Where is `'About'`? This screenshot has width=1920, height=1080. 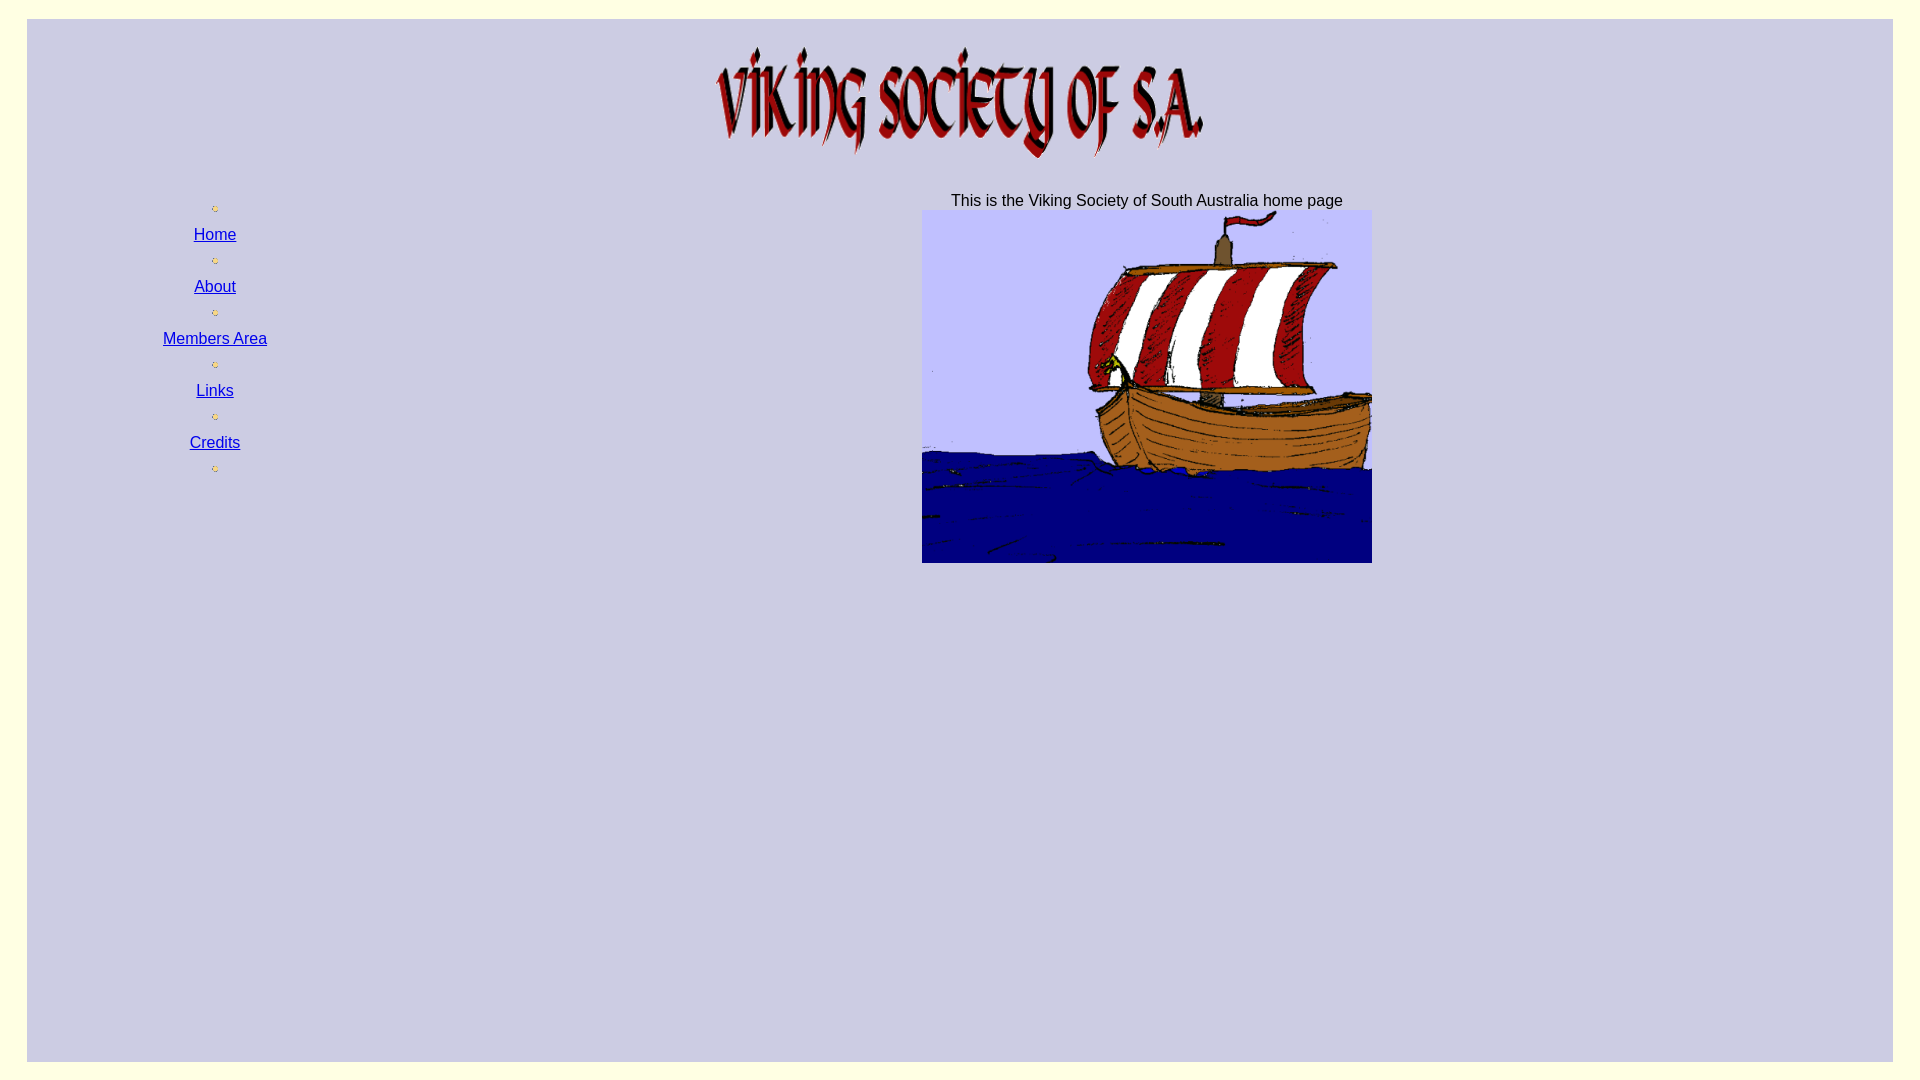 'About' is located at coordinates (215, 286).